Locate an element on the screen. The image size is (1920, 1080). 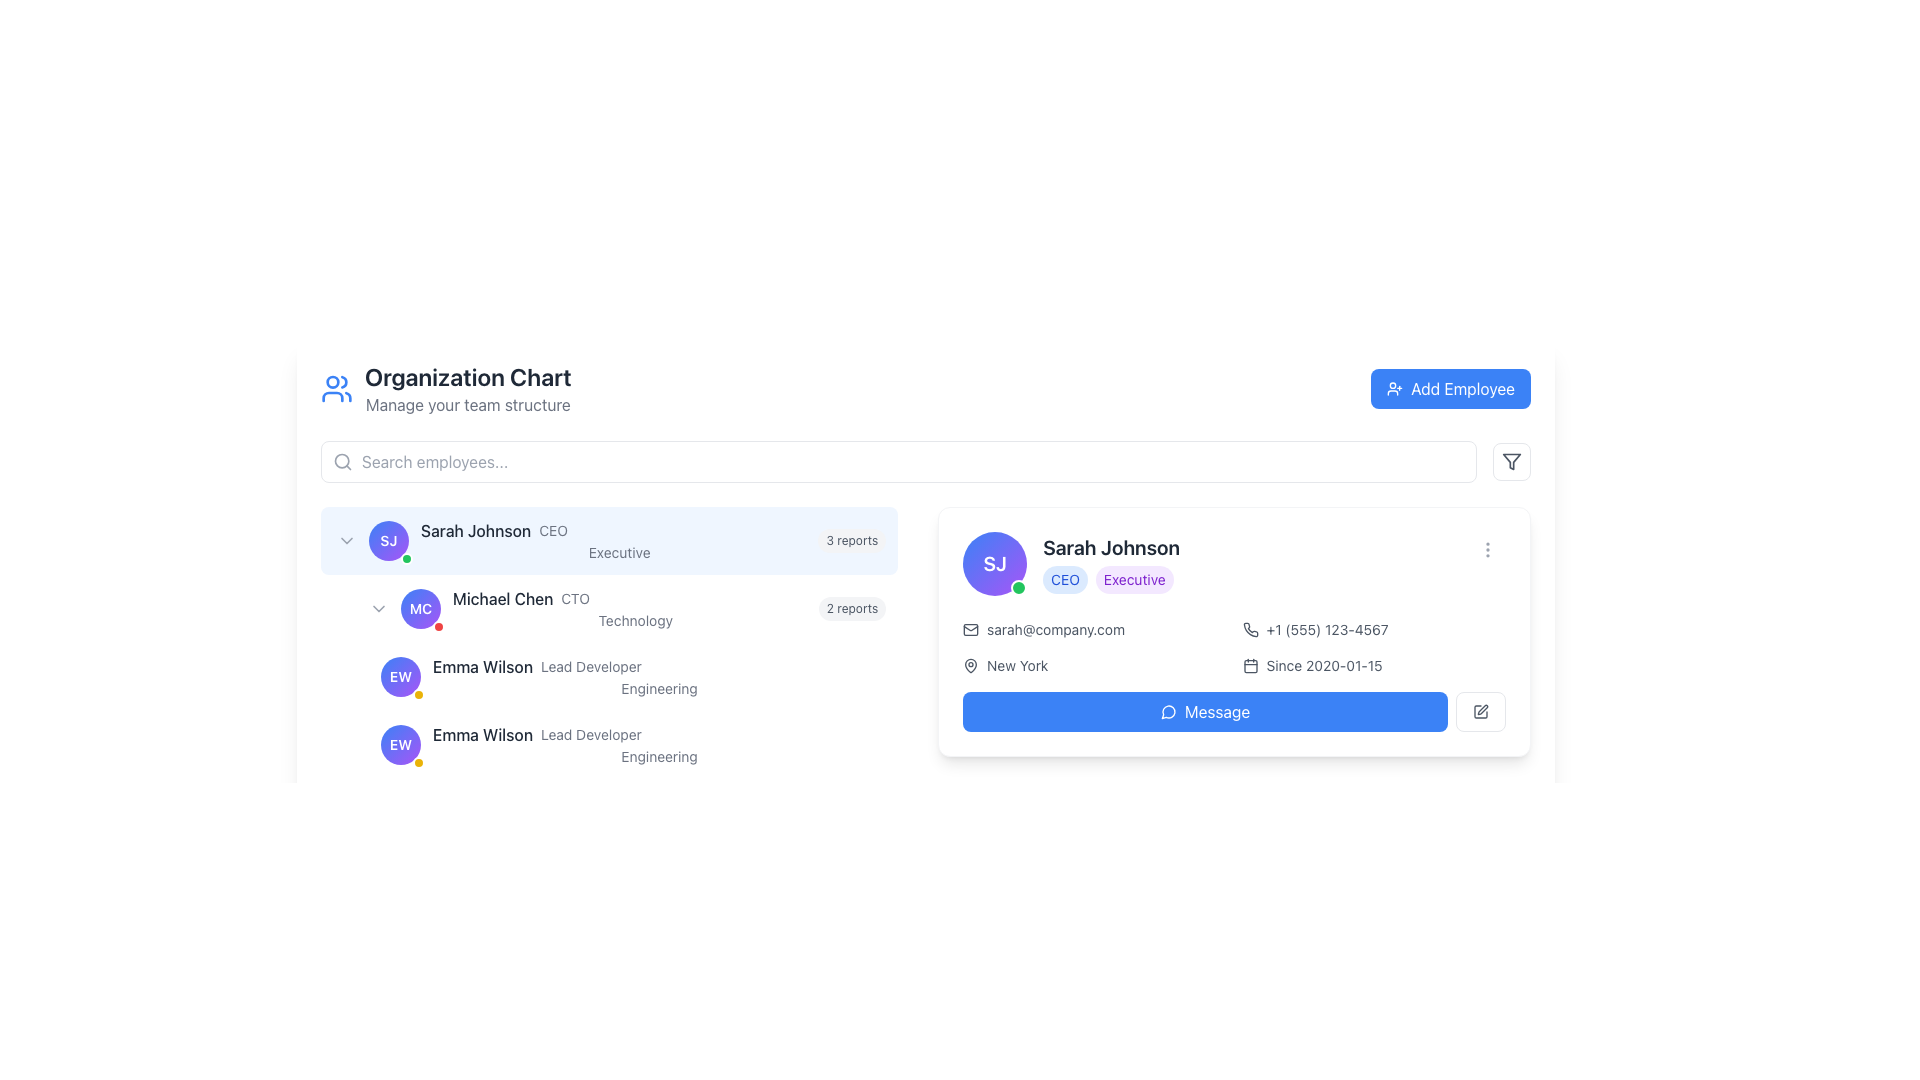
the calendar icon located in the user's details card about Sarah Johnson is located at coordinates (1249, 666).